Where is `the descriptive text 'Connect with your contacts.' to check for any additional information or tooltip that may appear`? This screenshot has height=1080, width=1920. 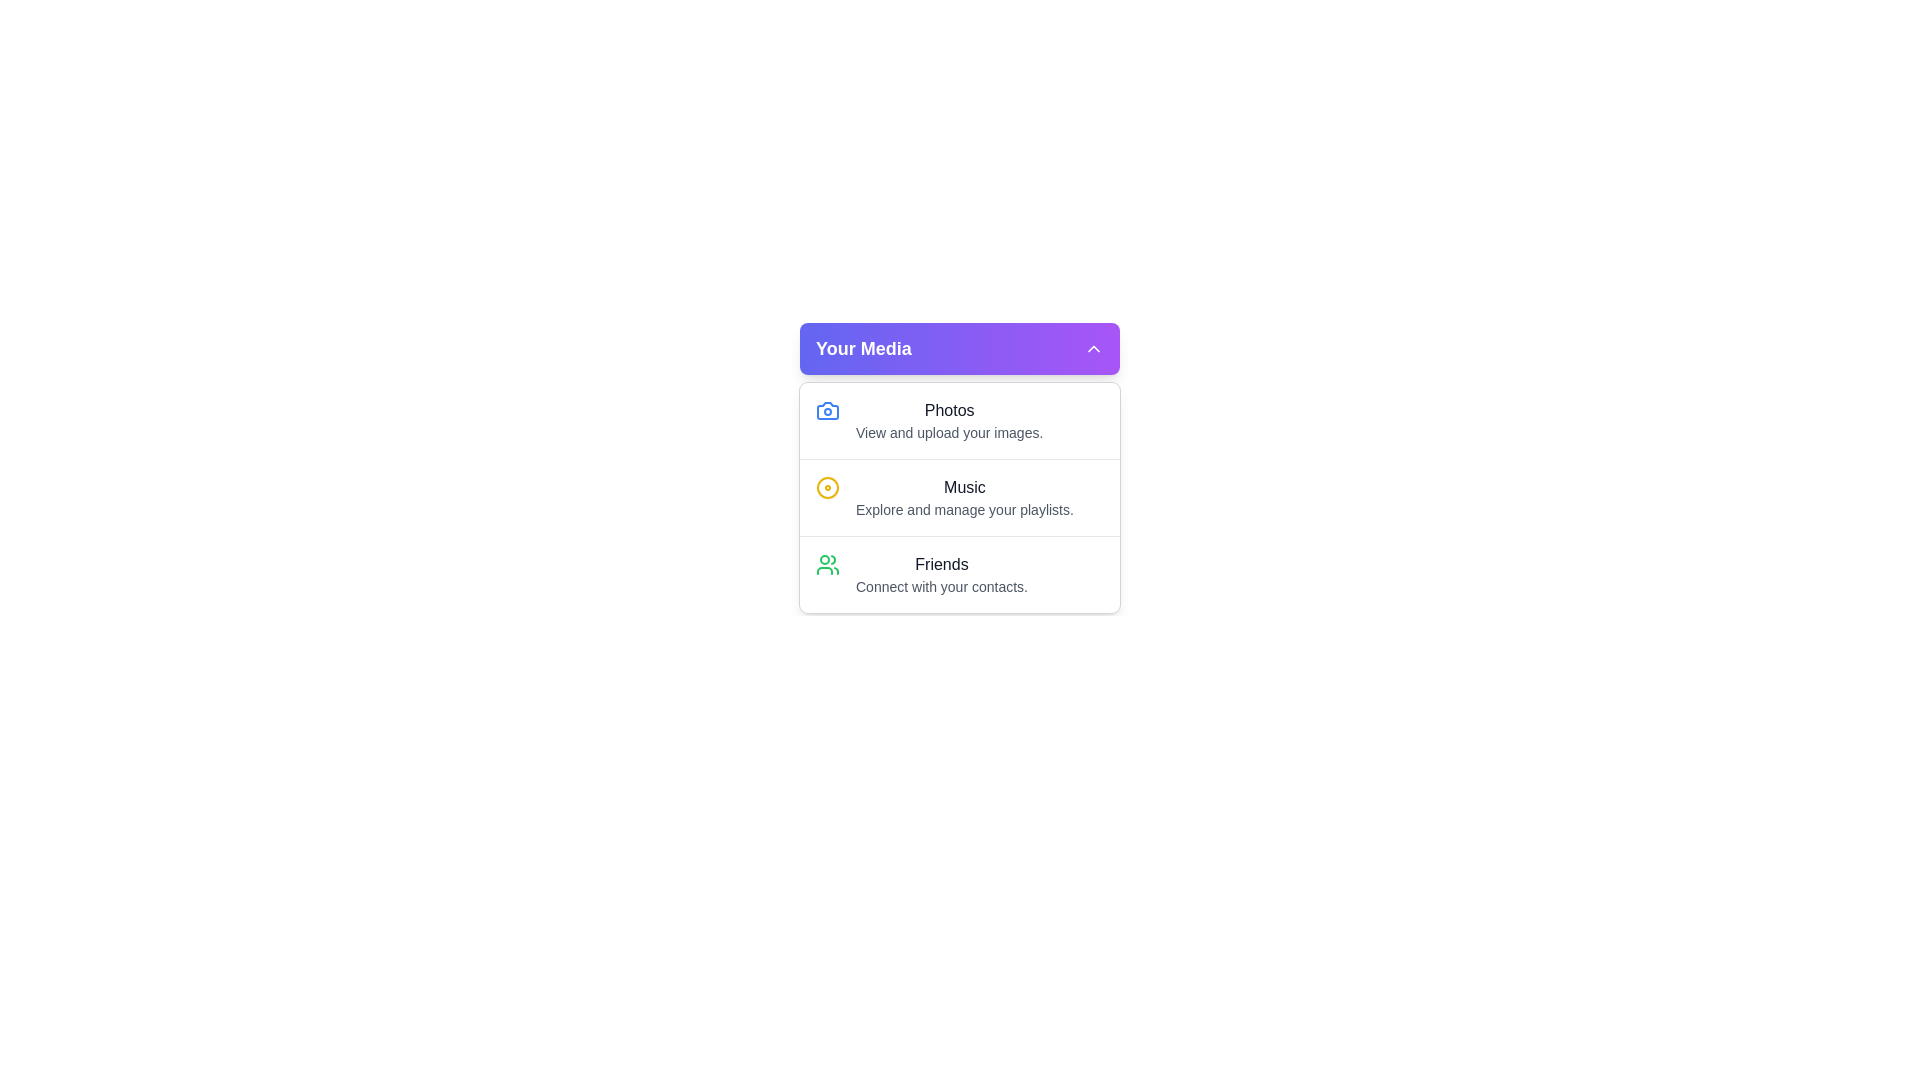
the descriptive text 'Connect with your contacts.' to check for any additional information or tooltip that may appear is located at coordinates (940, 585).